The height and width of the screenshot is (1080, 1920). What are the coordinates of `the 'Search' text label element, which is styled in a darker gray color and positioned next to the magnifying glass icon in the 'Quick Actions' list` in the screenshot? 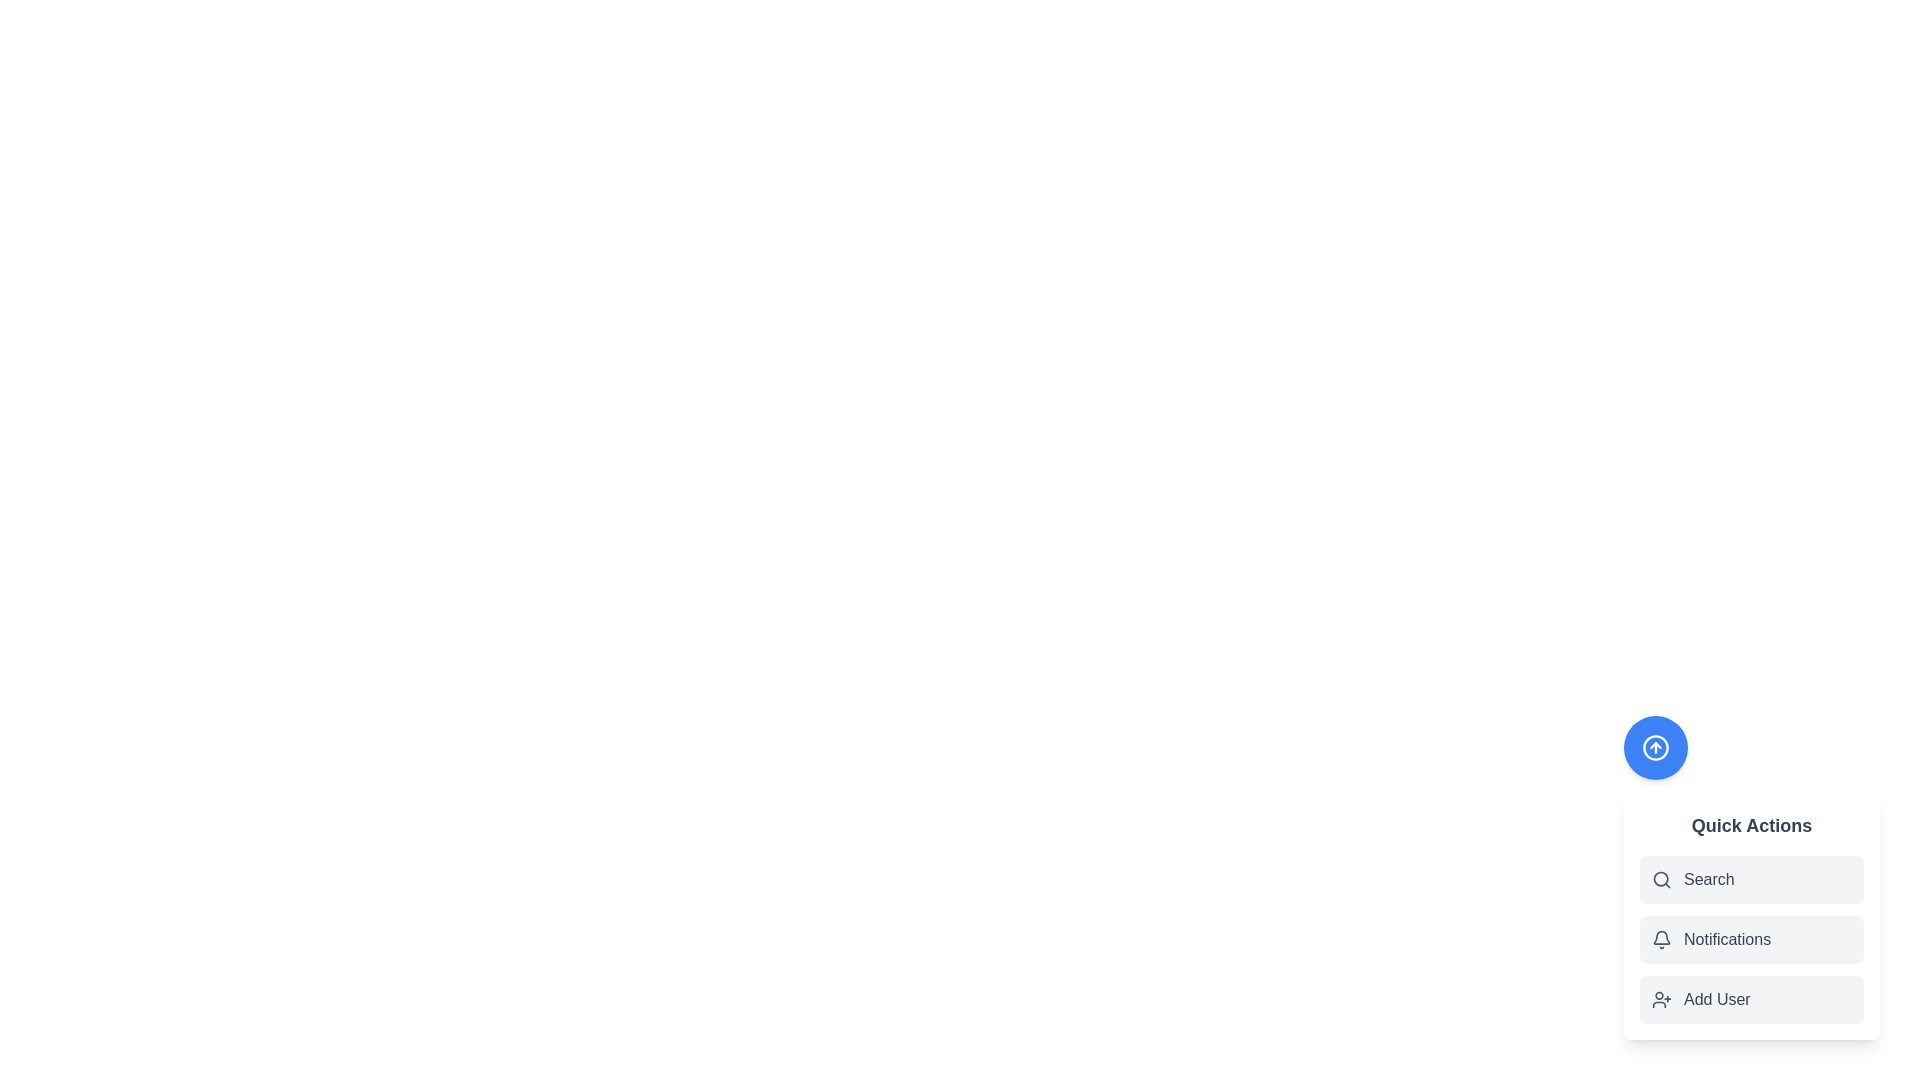 It's located at (1708, 878).